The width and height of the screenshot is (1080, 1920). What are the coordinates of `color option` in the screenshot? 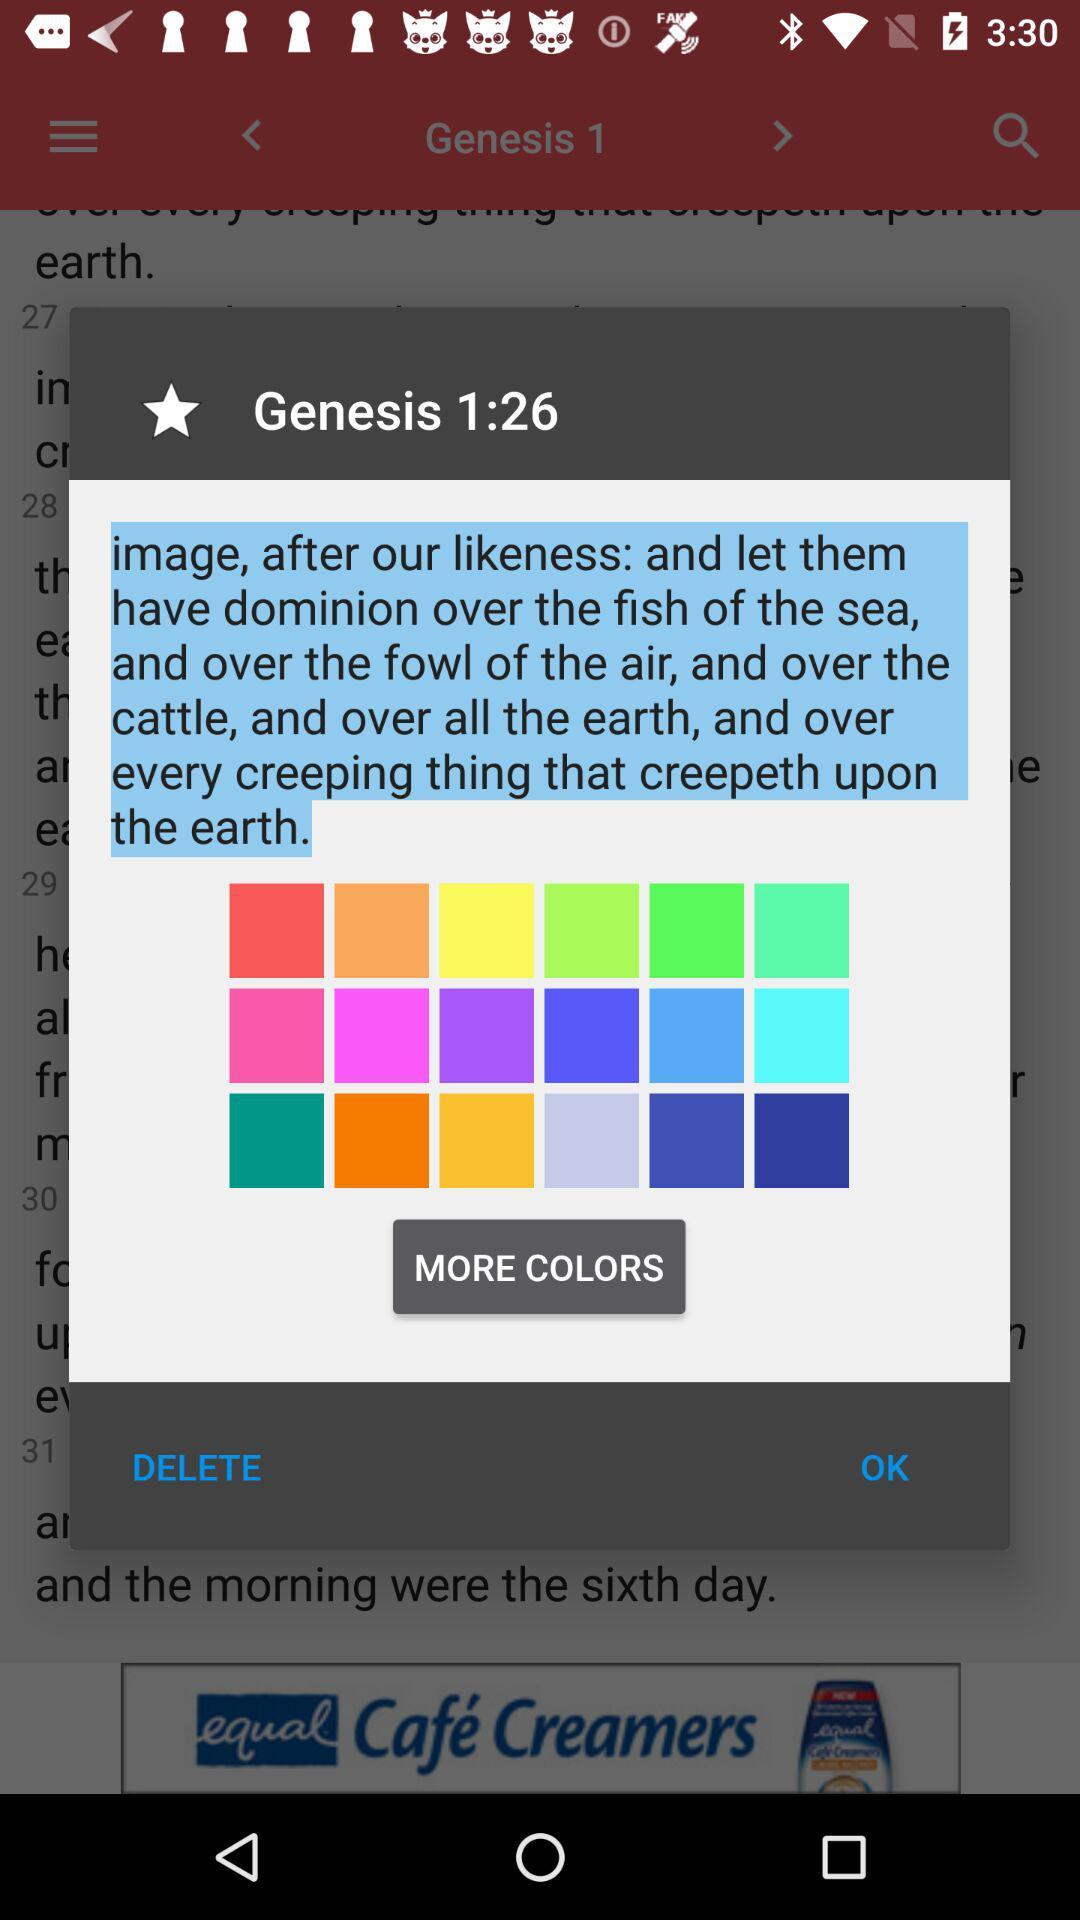 It's located at (800, 1140).